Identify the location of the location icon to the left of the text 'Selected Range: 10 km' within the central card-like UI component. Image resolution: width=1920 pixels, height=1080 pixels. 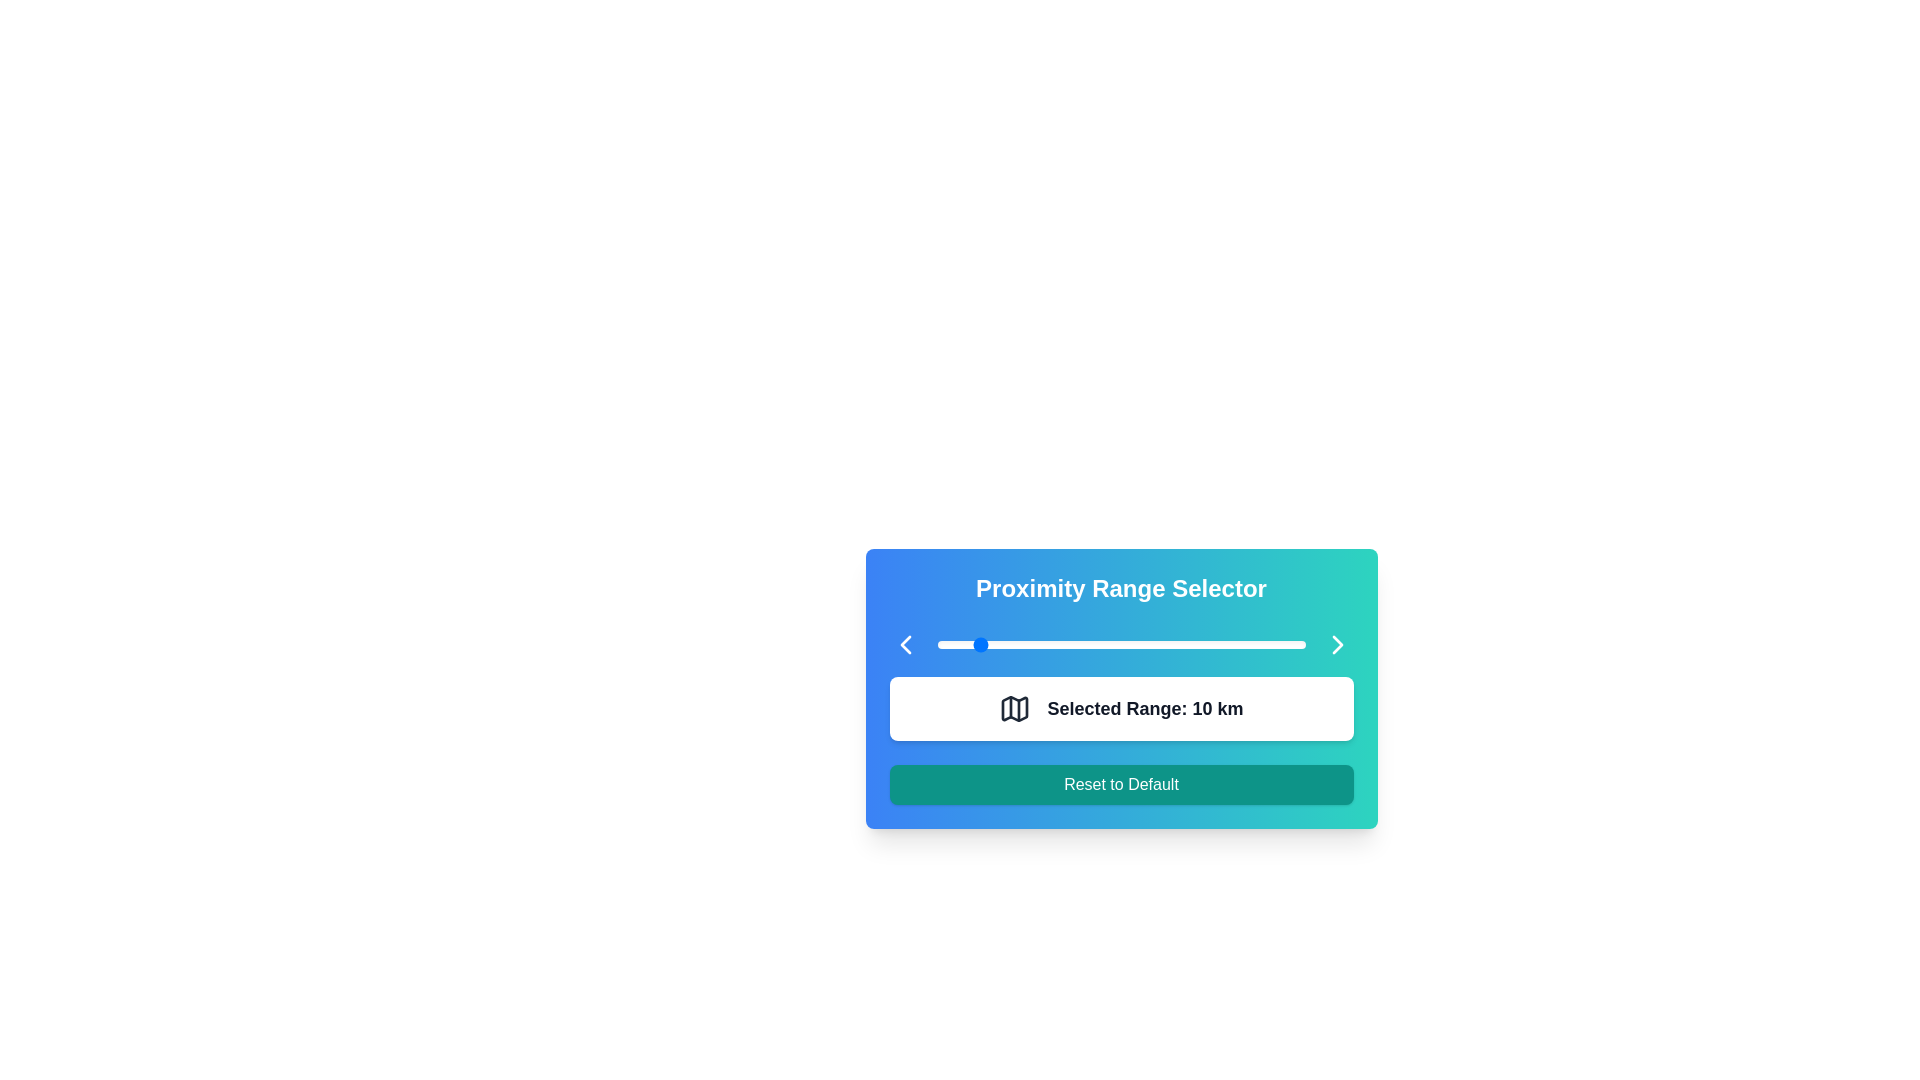
(1015, 708).